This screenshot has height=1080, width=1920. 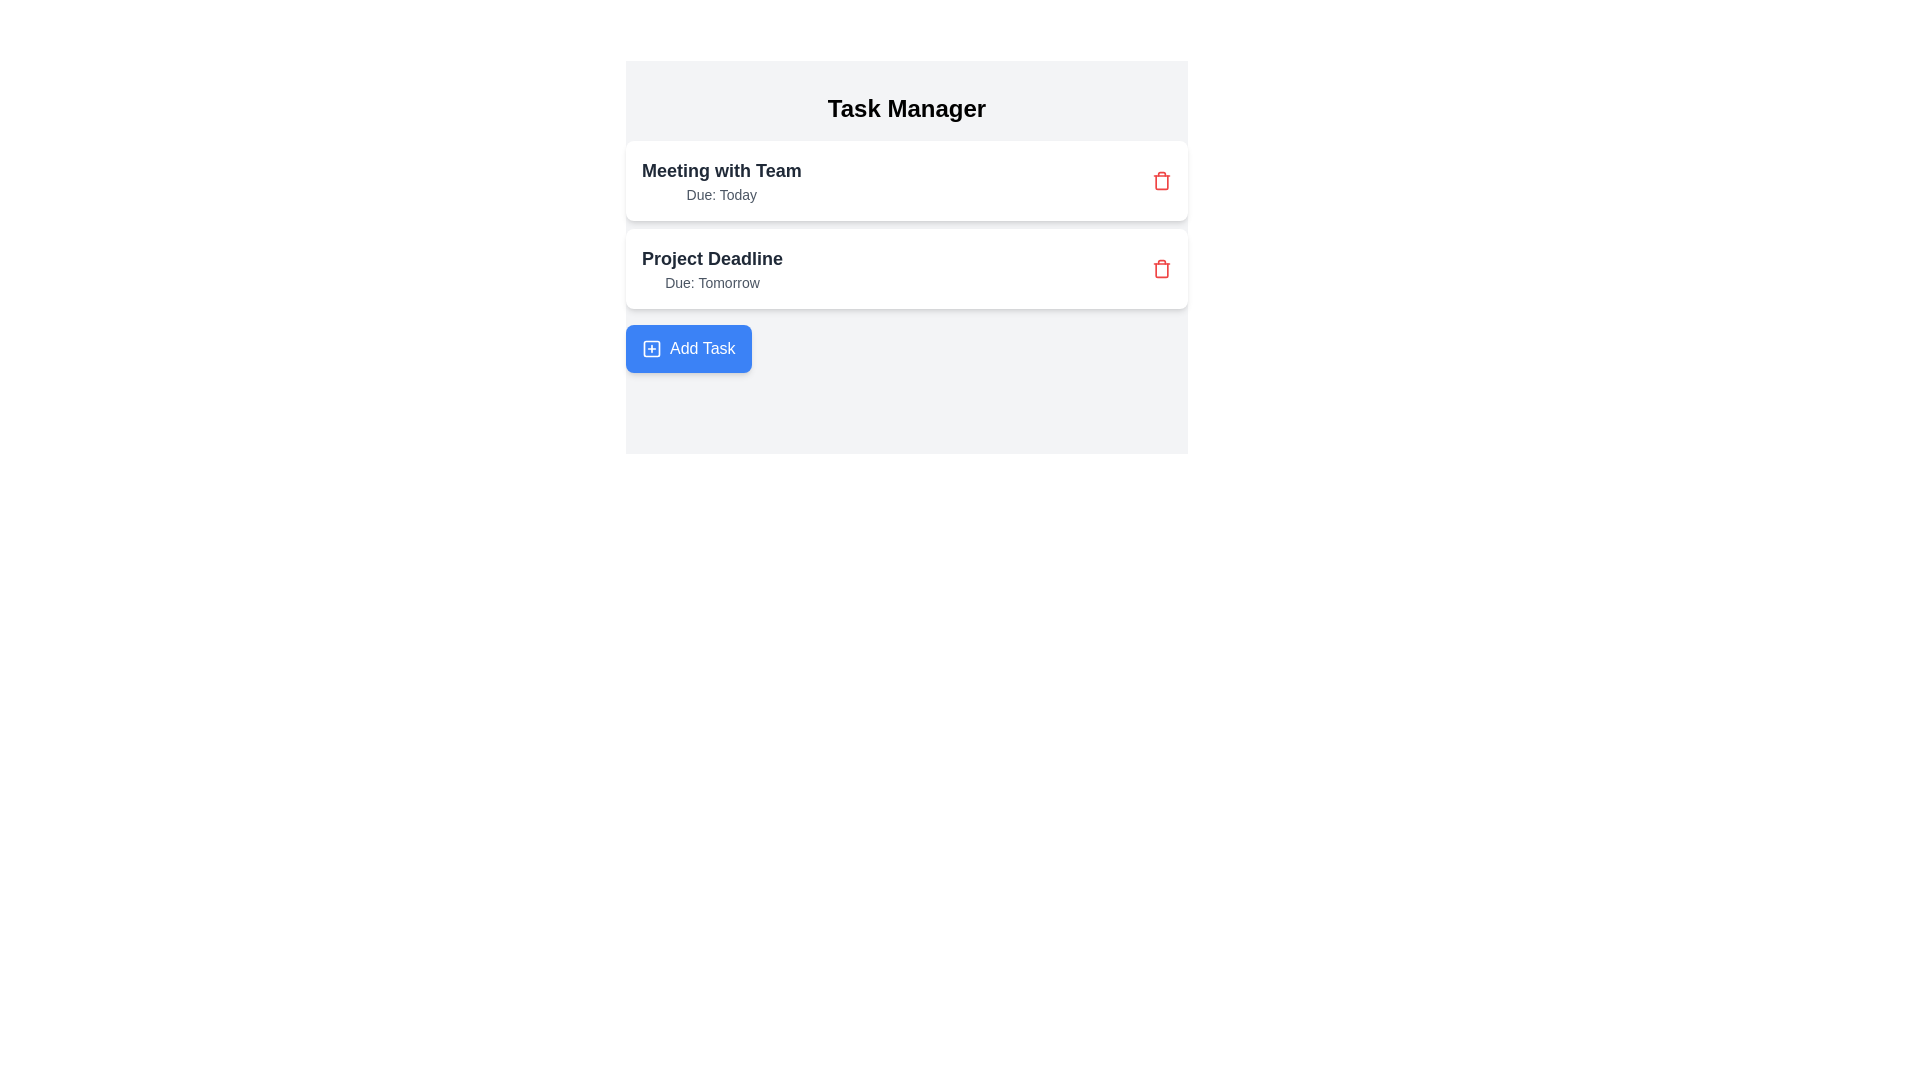 What do you see at coordinates (712, 268) in the screenshot?
I see `the Informational Text Display that shows 'Project Deadline' and states 'Due: Tomorrow', located centrally beneath the 'Meeting with Team' task in the white card with rounded corners` at bounding box center [712, 268].